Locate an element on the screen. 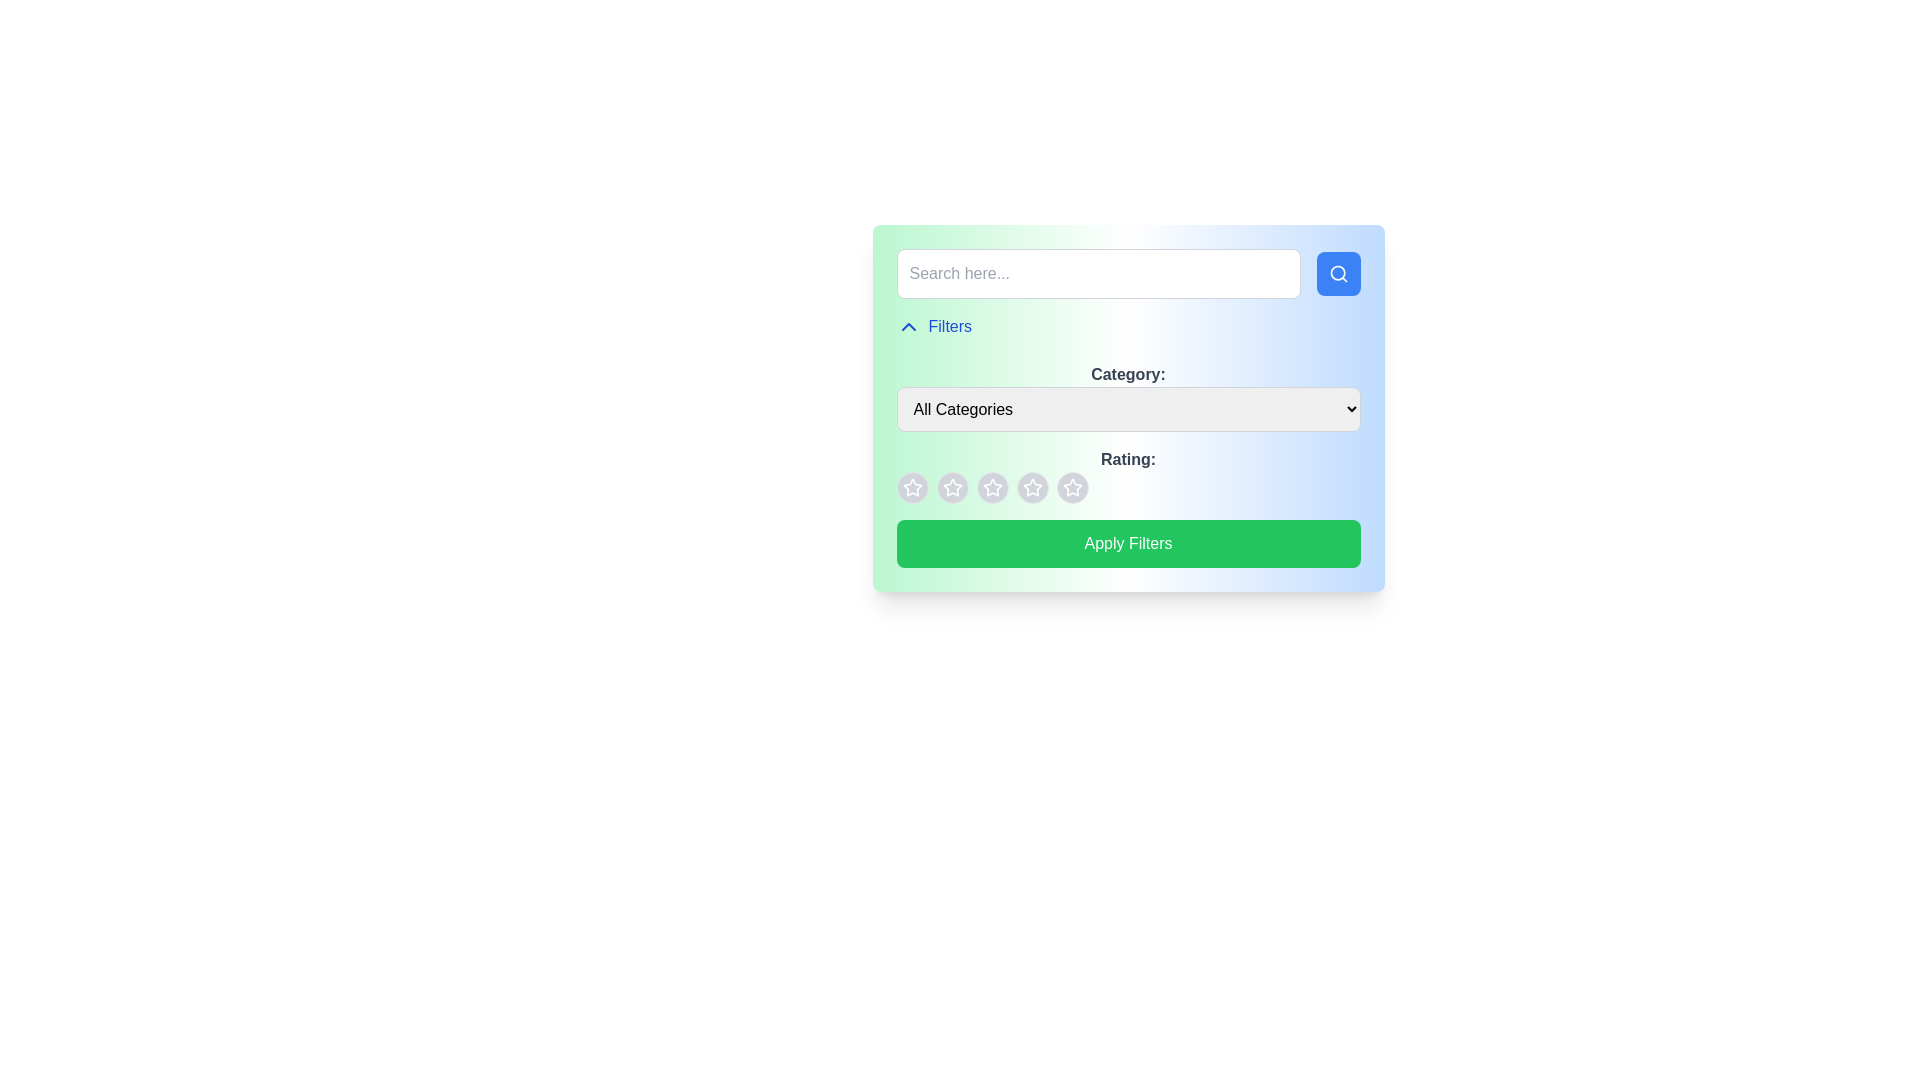 Image resolution: width=1920 pixels, height=1080 pixels. the text label that serves as a header for the star rating selection interface, positioned under 'Category:' and above the star-based rating selector is located at coordinates (1128, 475).